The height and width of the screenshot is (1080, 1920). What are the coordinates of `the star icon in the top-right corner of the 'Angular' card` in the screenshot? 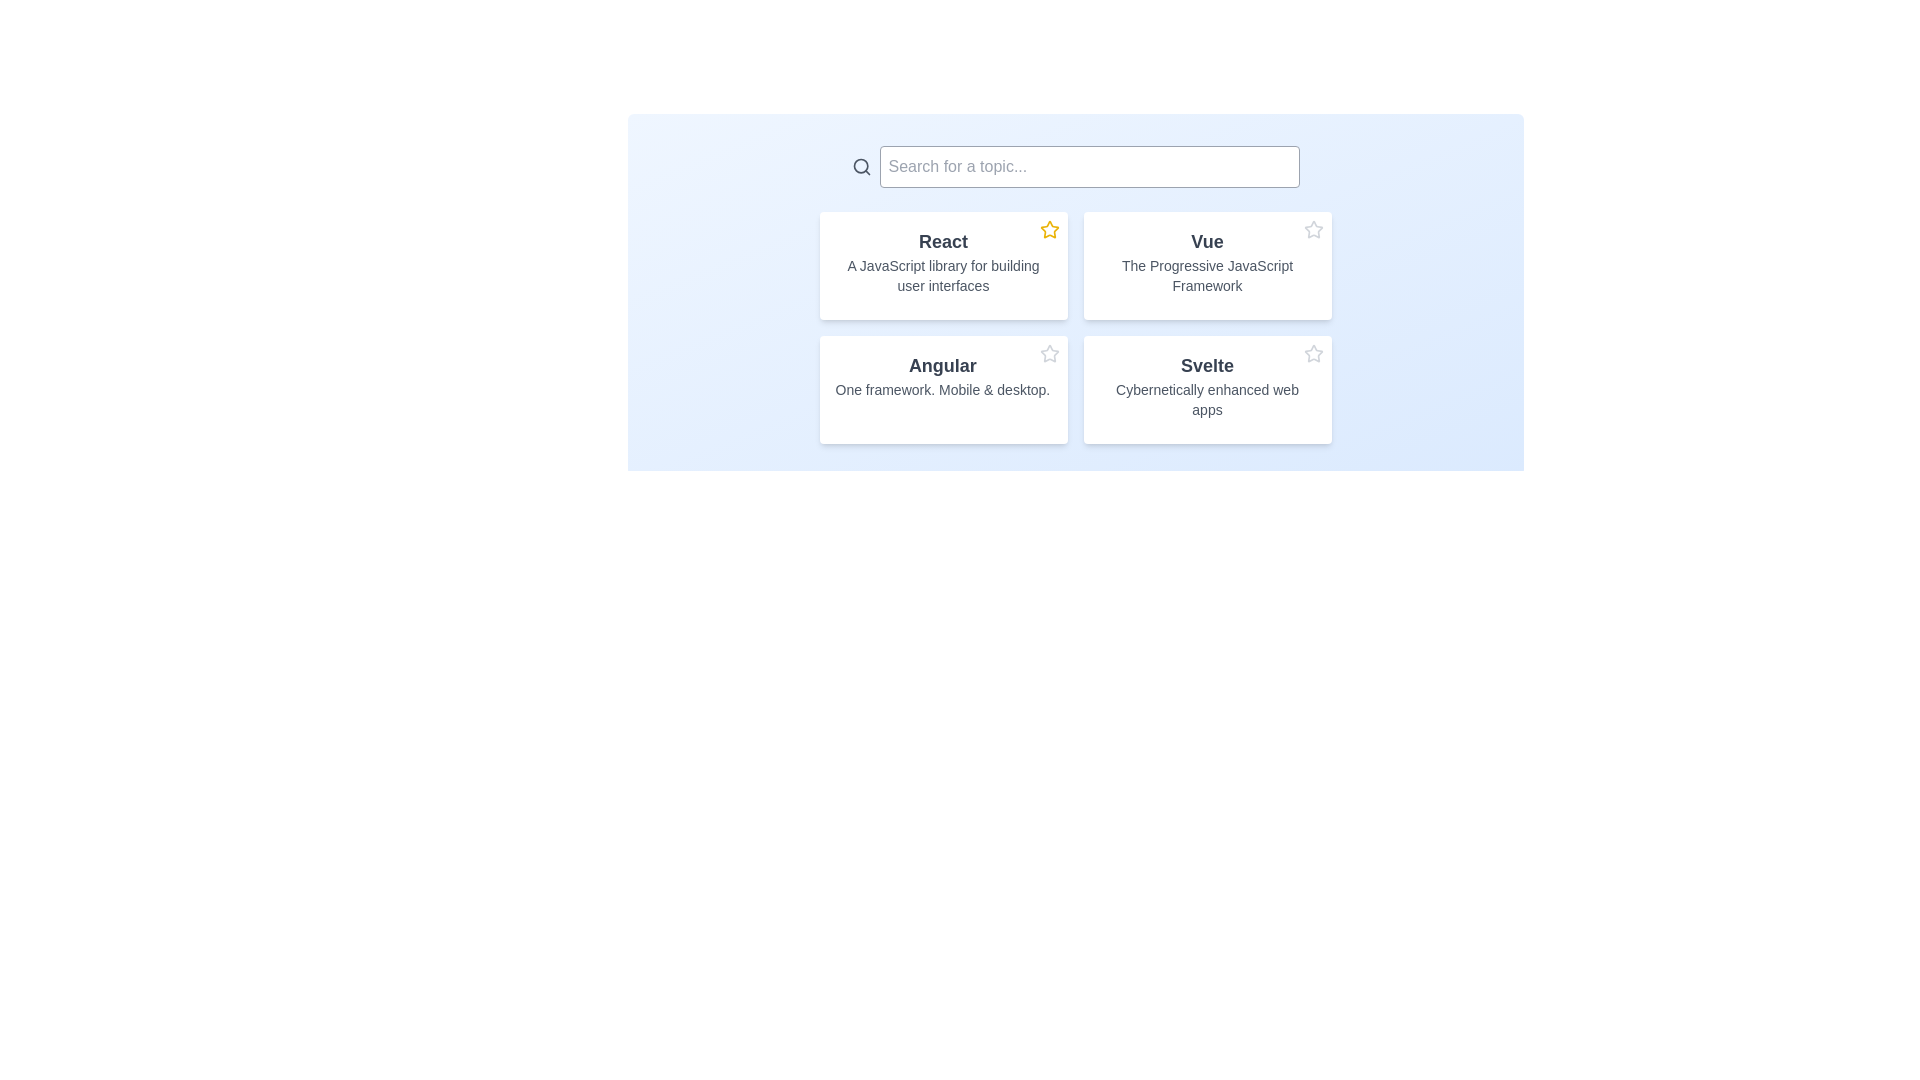 It's located at (1048, 353).